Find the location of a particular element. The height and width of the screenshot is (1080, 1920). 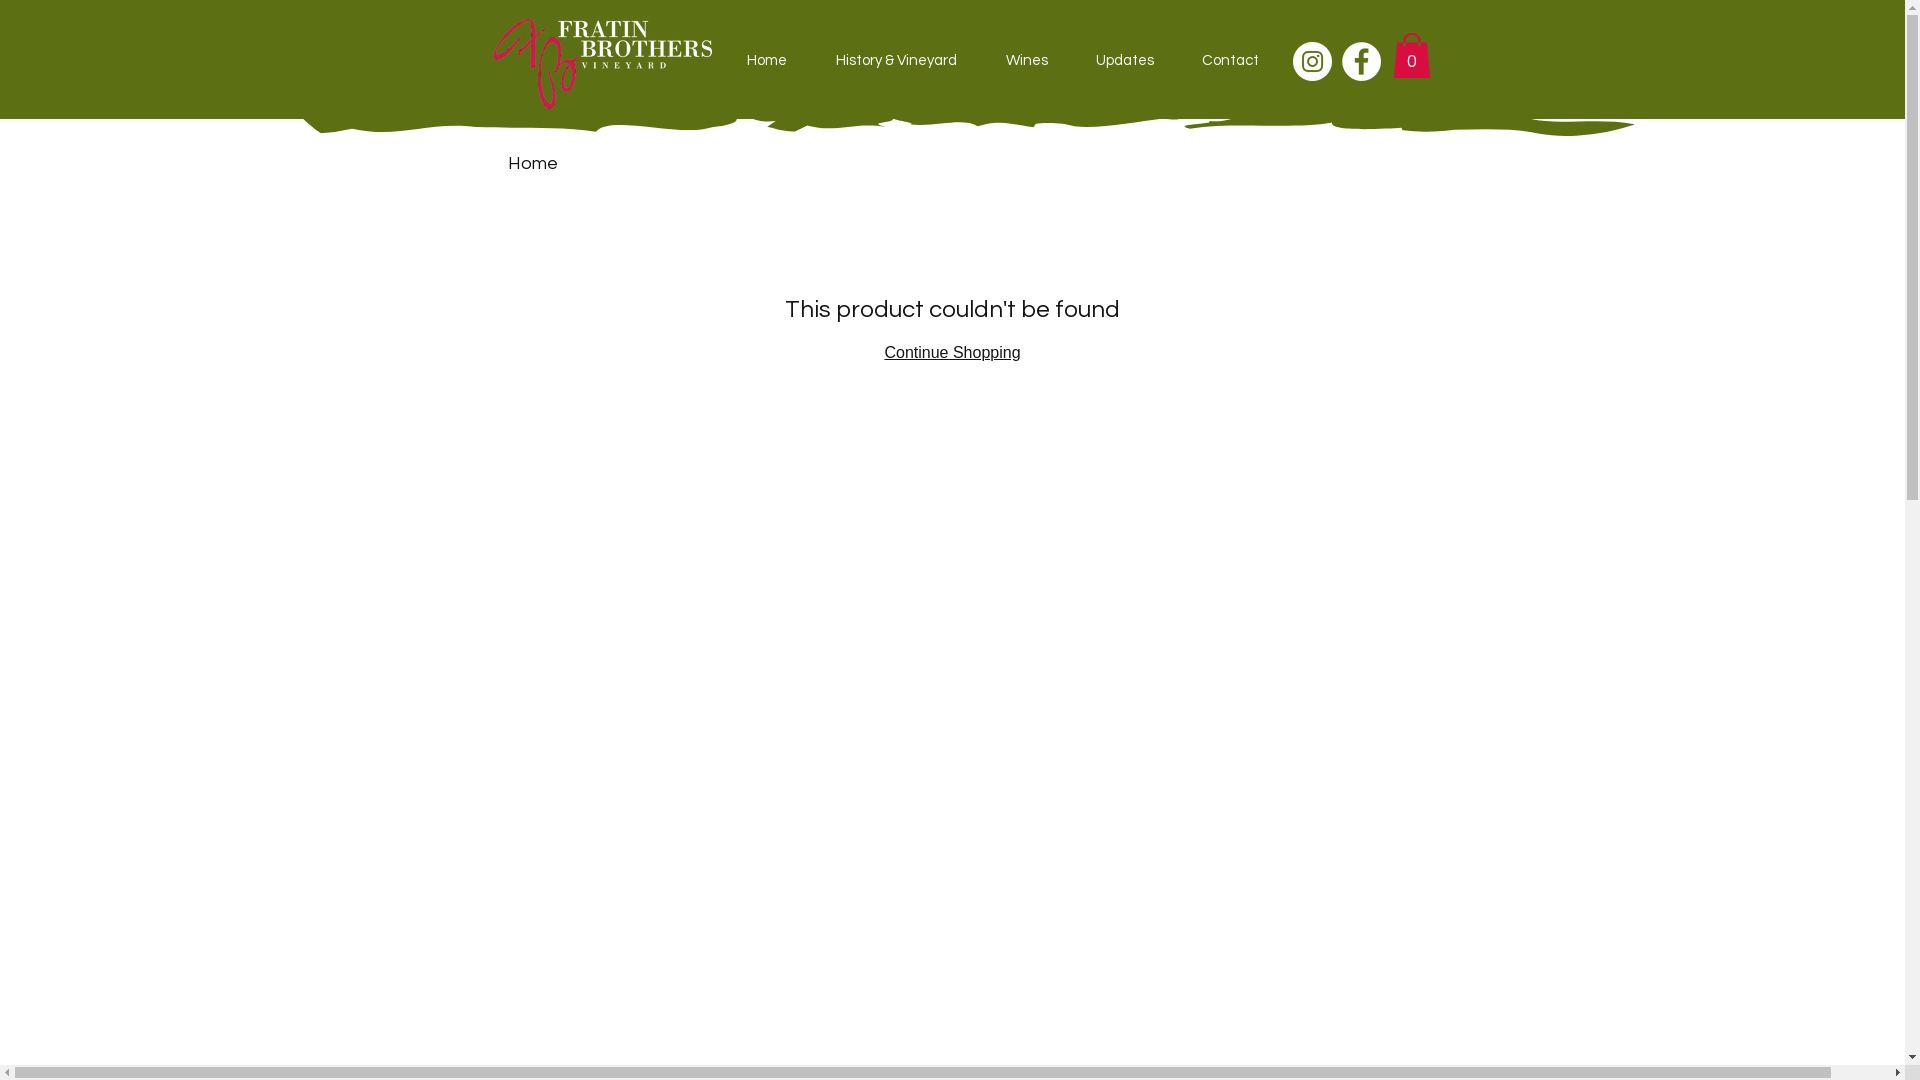

'Wines' is located at coordinates (1027, 60).